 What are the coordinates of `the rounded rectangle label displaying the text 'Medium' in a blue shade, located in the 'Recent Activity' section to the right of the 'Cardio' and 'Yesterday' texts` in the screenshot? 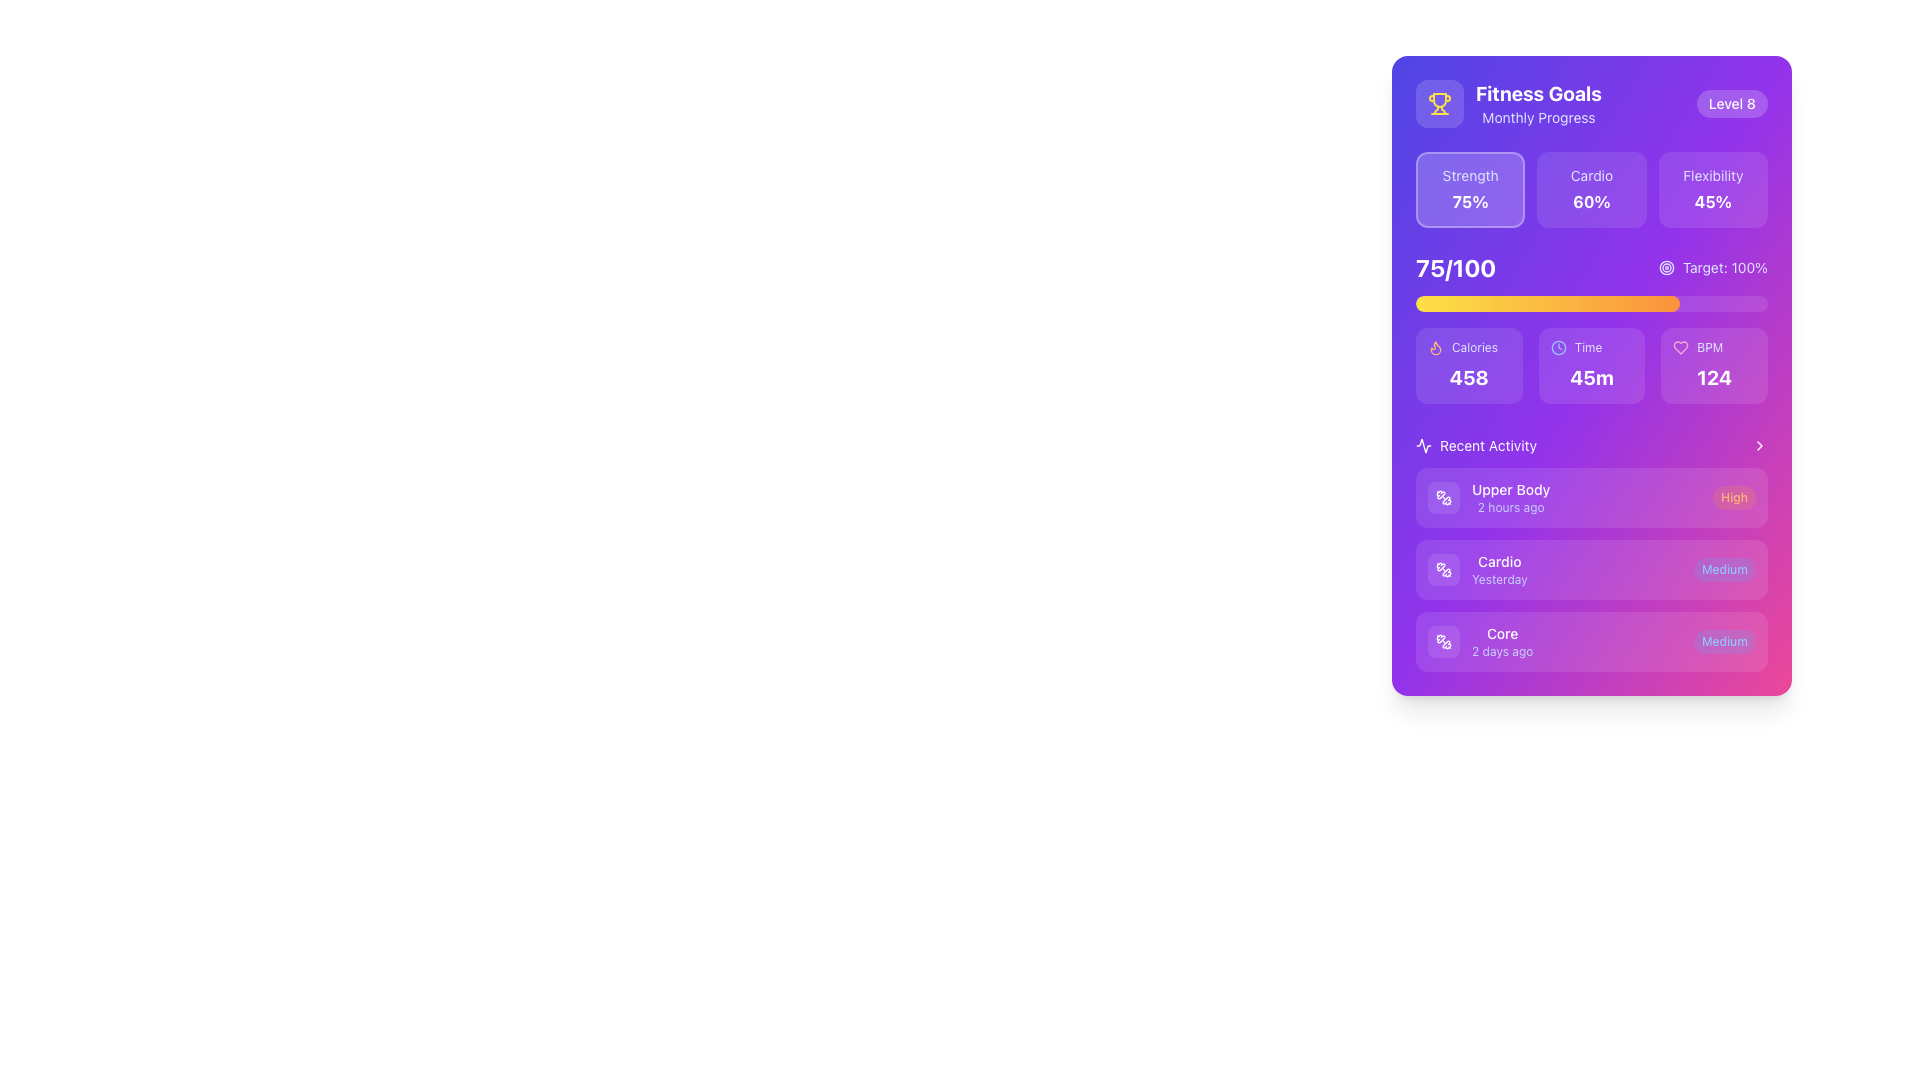 It's located at (1723, 570).